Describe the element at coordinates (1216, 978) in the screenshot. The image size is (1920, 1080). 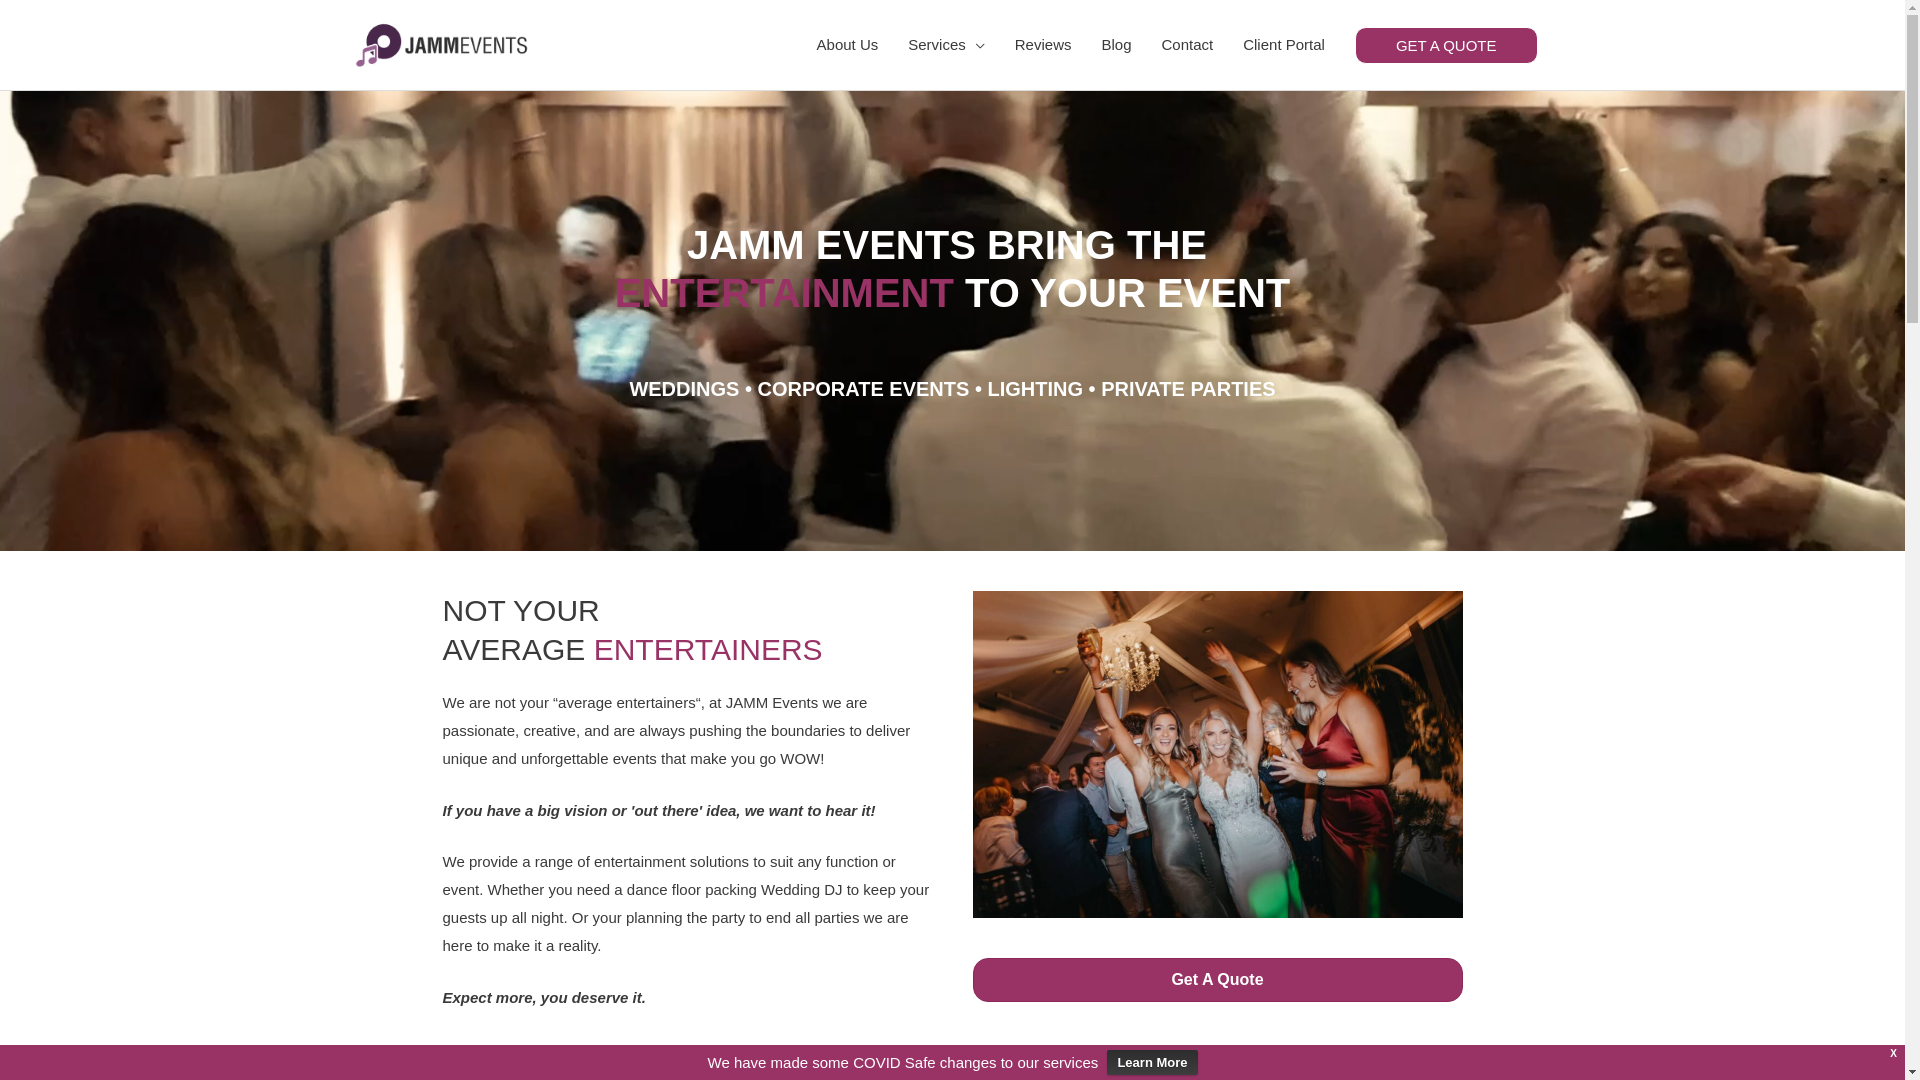
I see `'Get A Quote'` at that location.